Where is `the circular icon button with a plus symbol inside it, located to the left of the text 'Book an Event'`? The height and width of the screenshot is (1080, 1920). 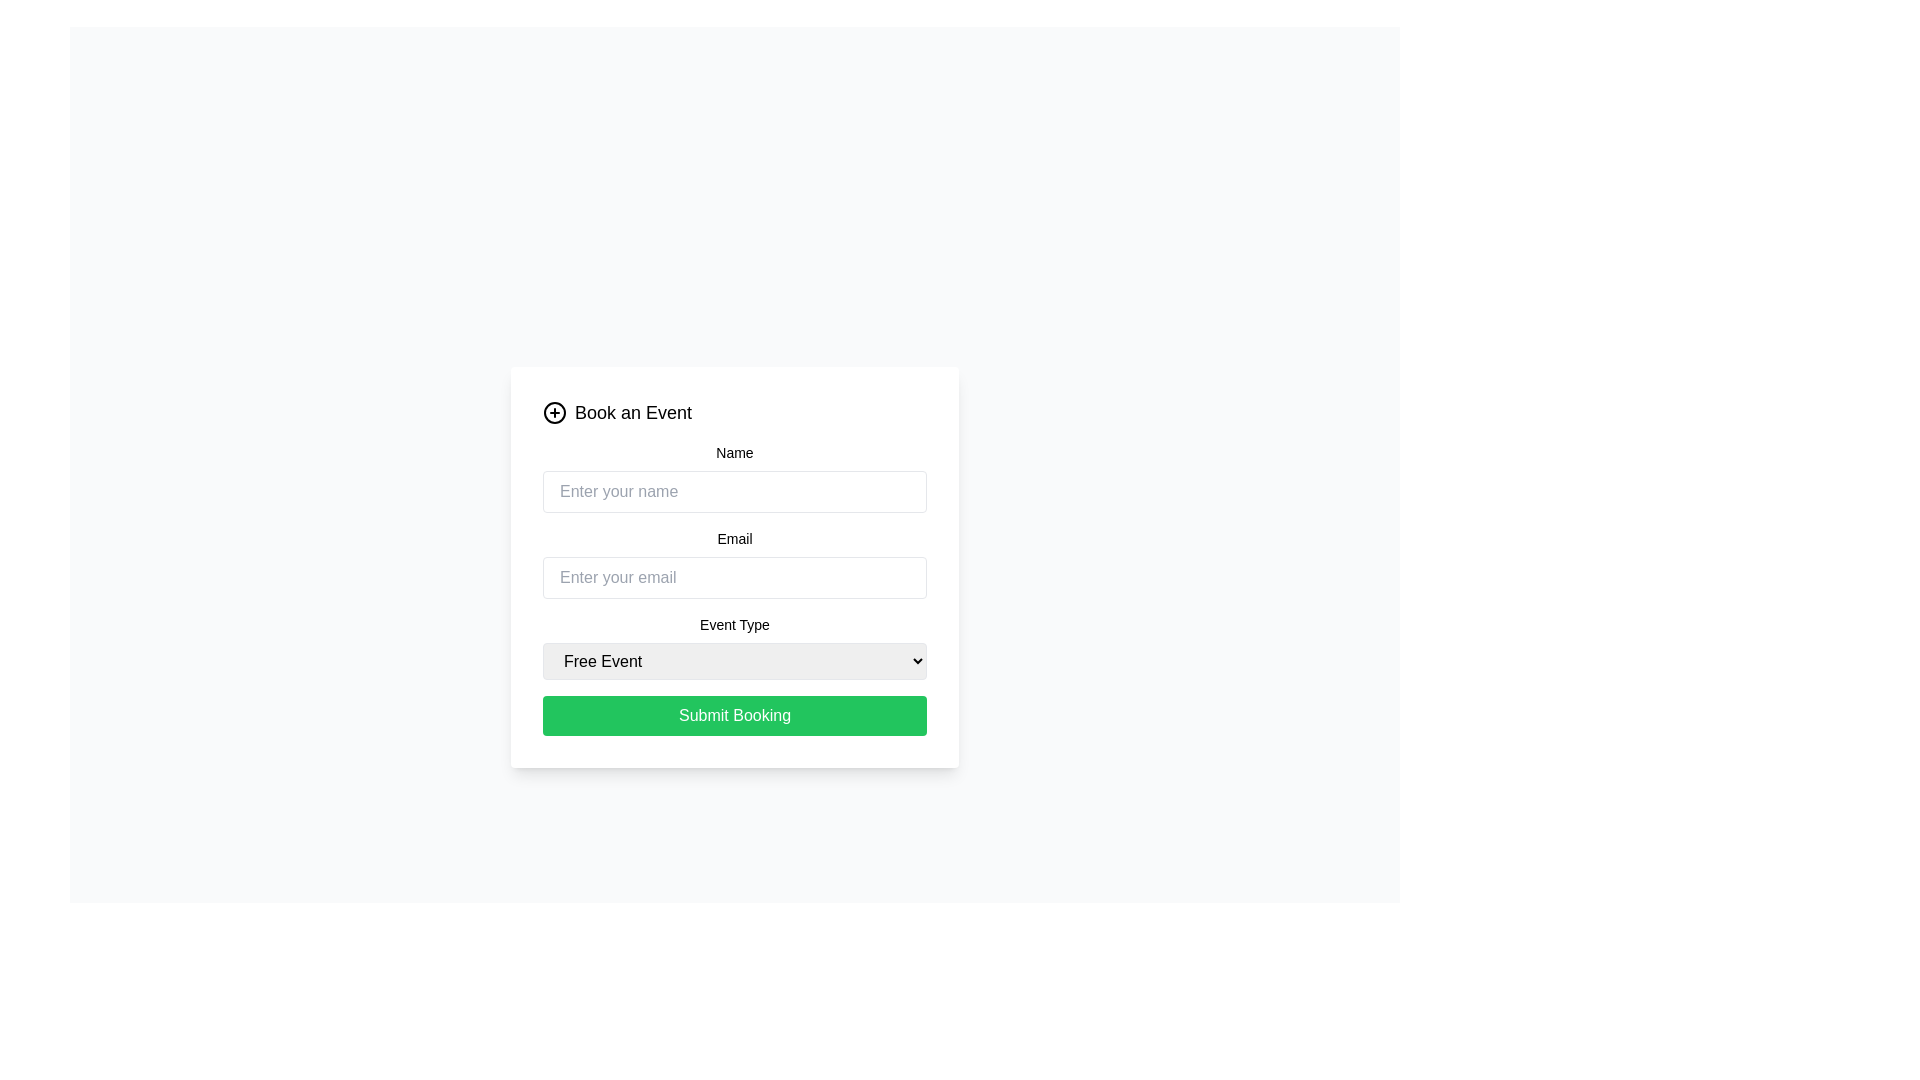
the circular icon button with a plus symbol inside it, located to the left of the text 'Book an Event' is located at coordinates (555, 411).